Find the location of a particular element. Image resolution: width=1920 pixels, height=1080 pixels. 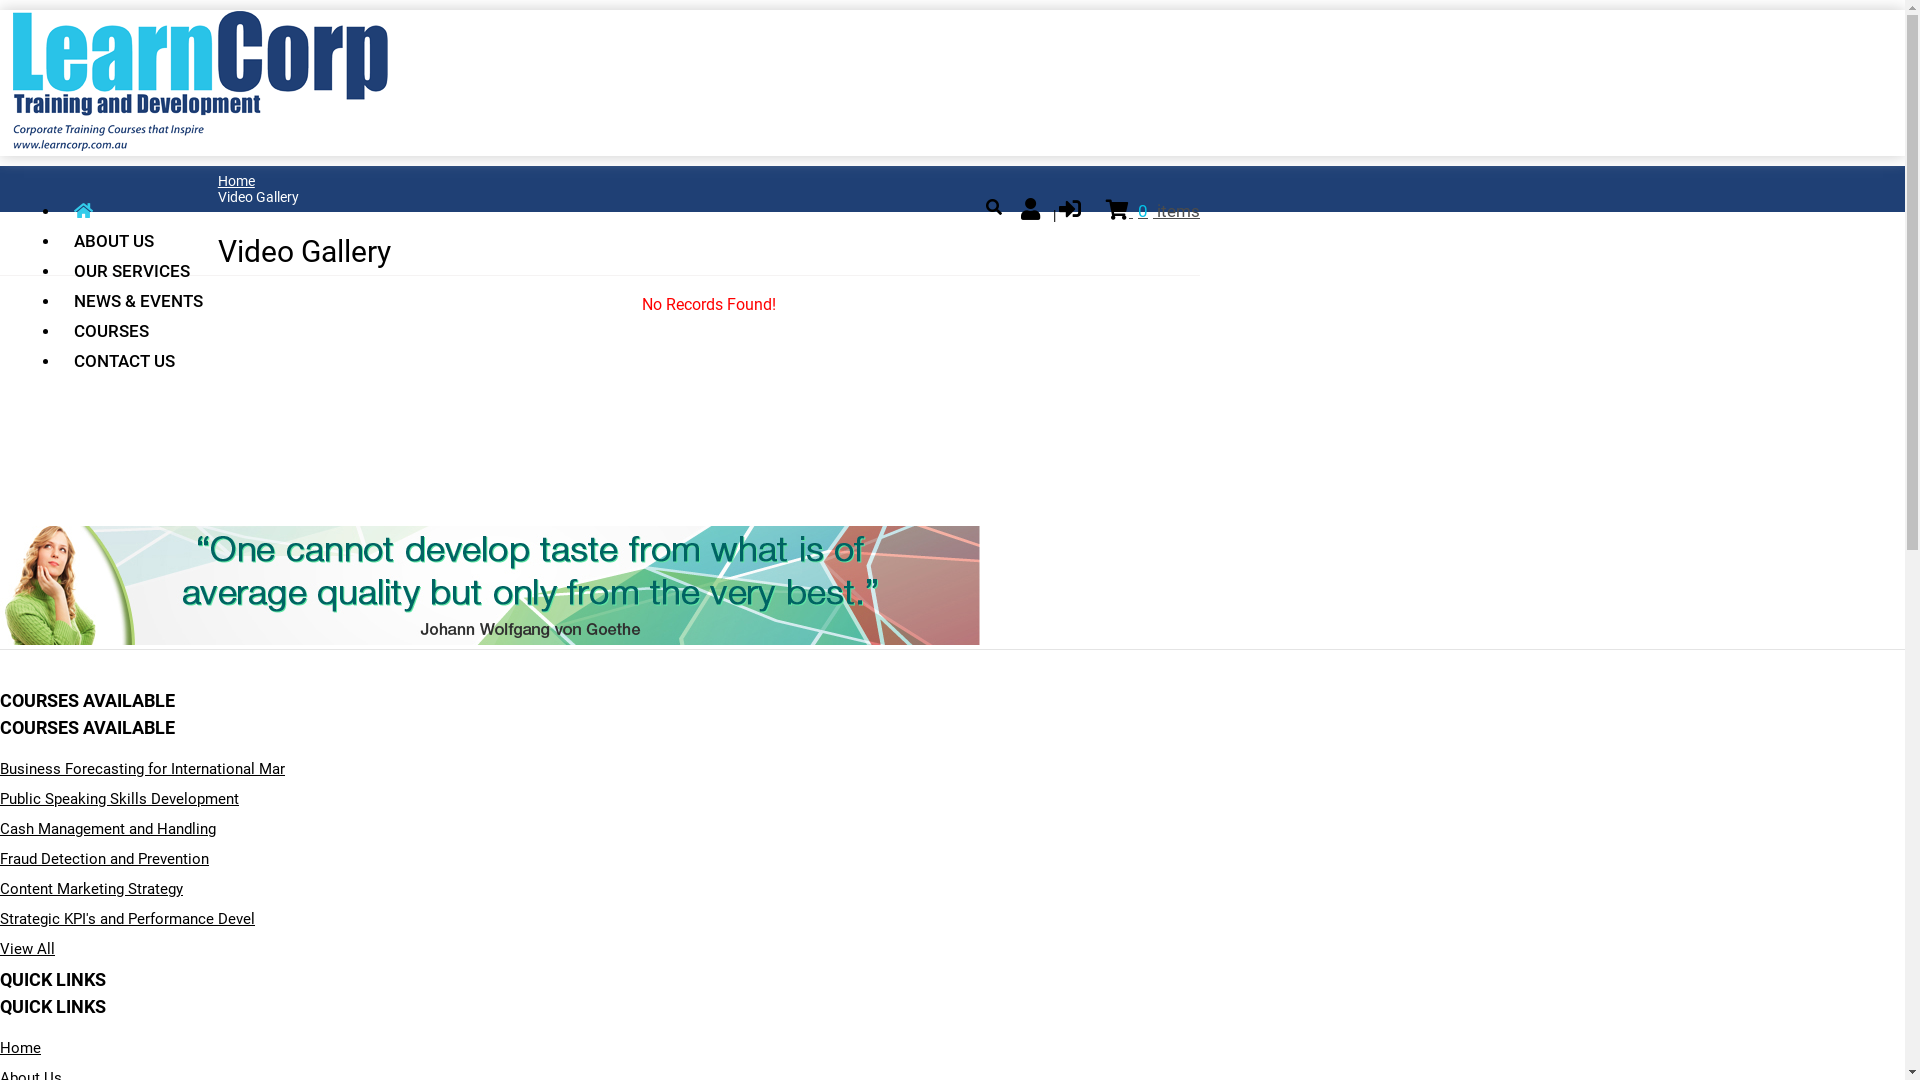

'Content Marketing Strategy' is located at coordinates (90, 887).